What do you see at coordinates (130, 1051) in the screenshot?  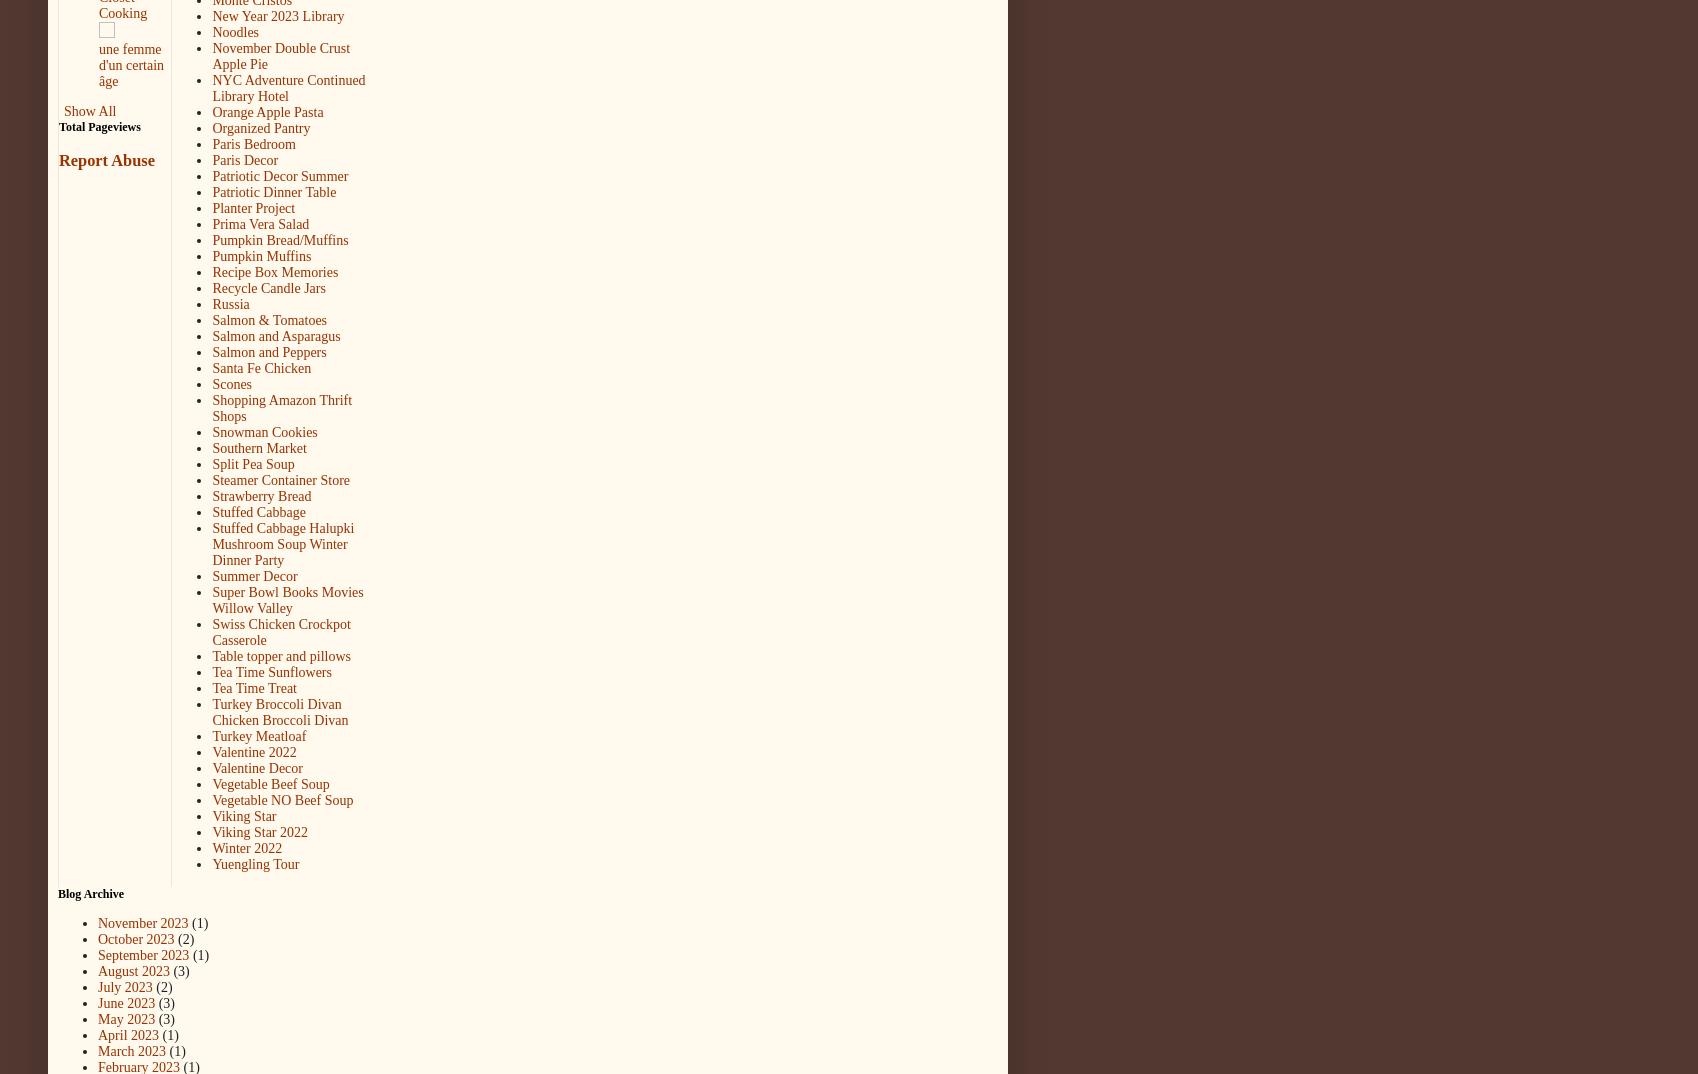 I see `'March 2023'` at bounding box center [130, 1051].